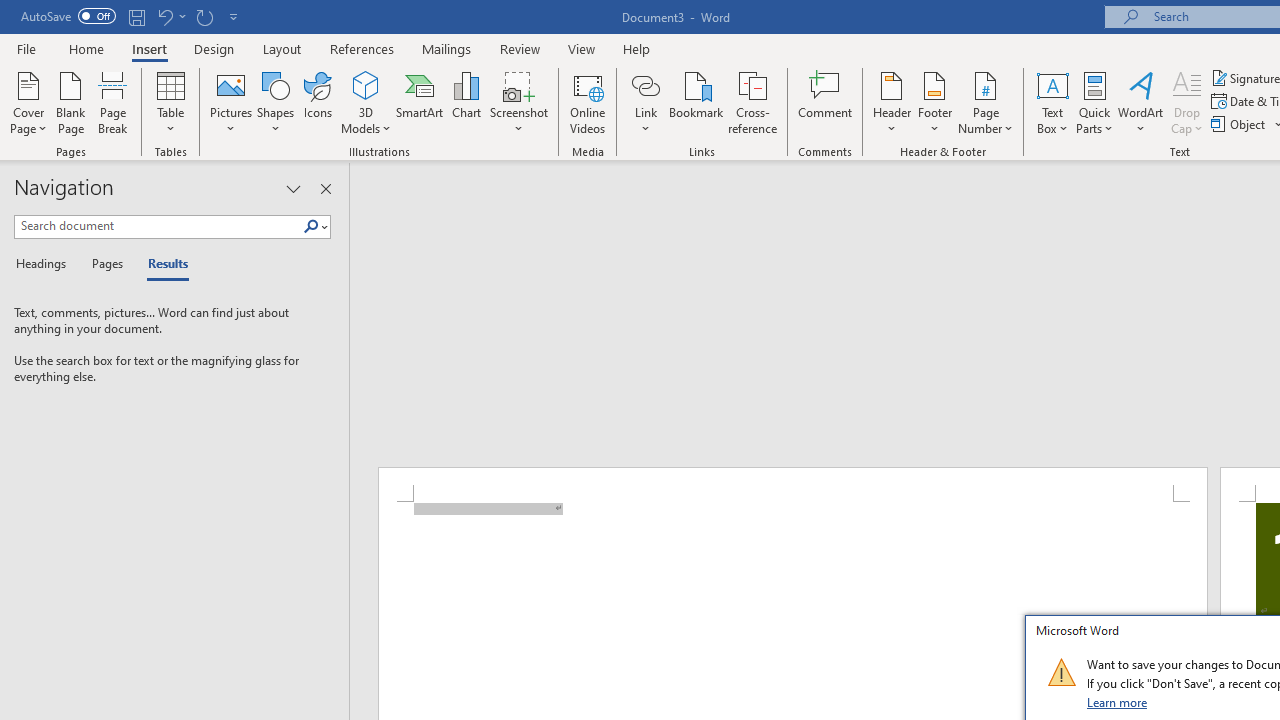 The image size is (1280, 720). What do you see at coordinates (161, 264) in the screenshot?
I see `'Results'` at bounding box center [161, 264].